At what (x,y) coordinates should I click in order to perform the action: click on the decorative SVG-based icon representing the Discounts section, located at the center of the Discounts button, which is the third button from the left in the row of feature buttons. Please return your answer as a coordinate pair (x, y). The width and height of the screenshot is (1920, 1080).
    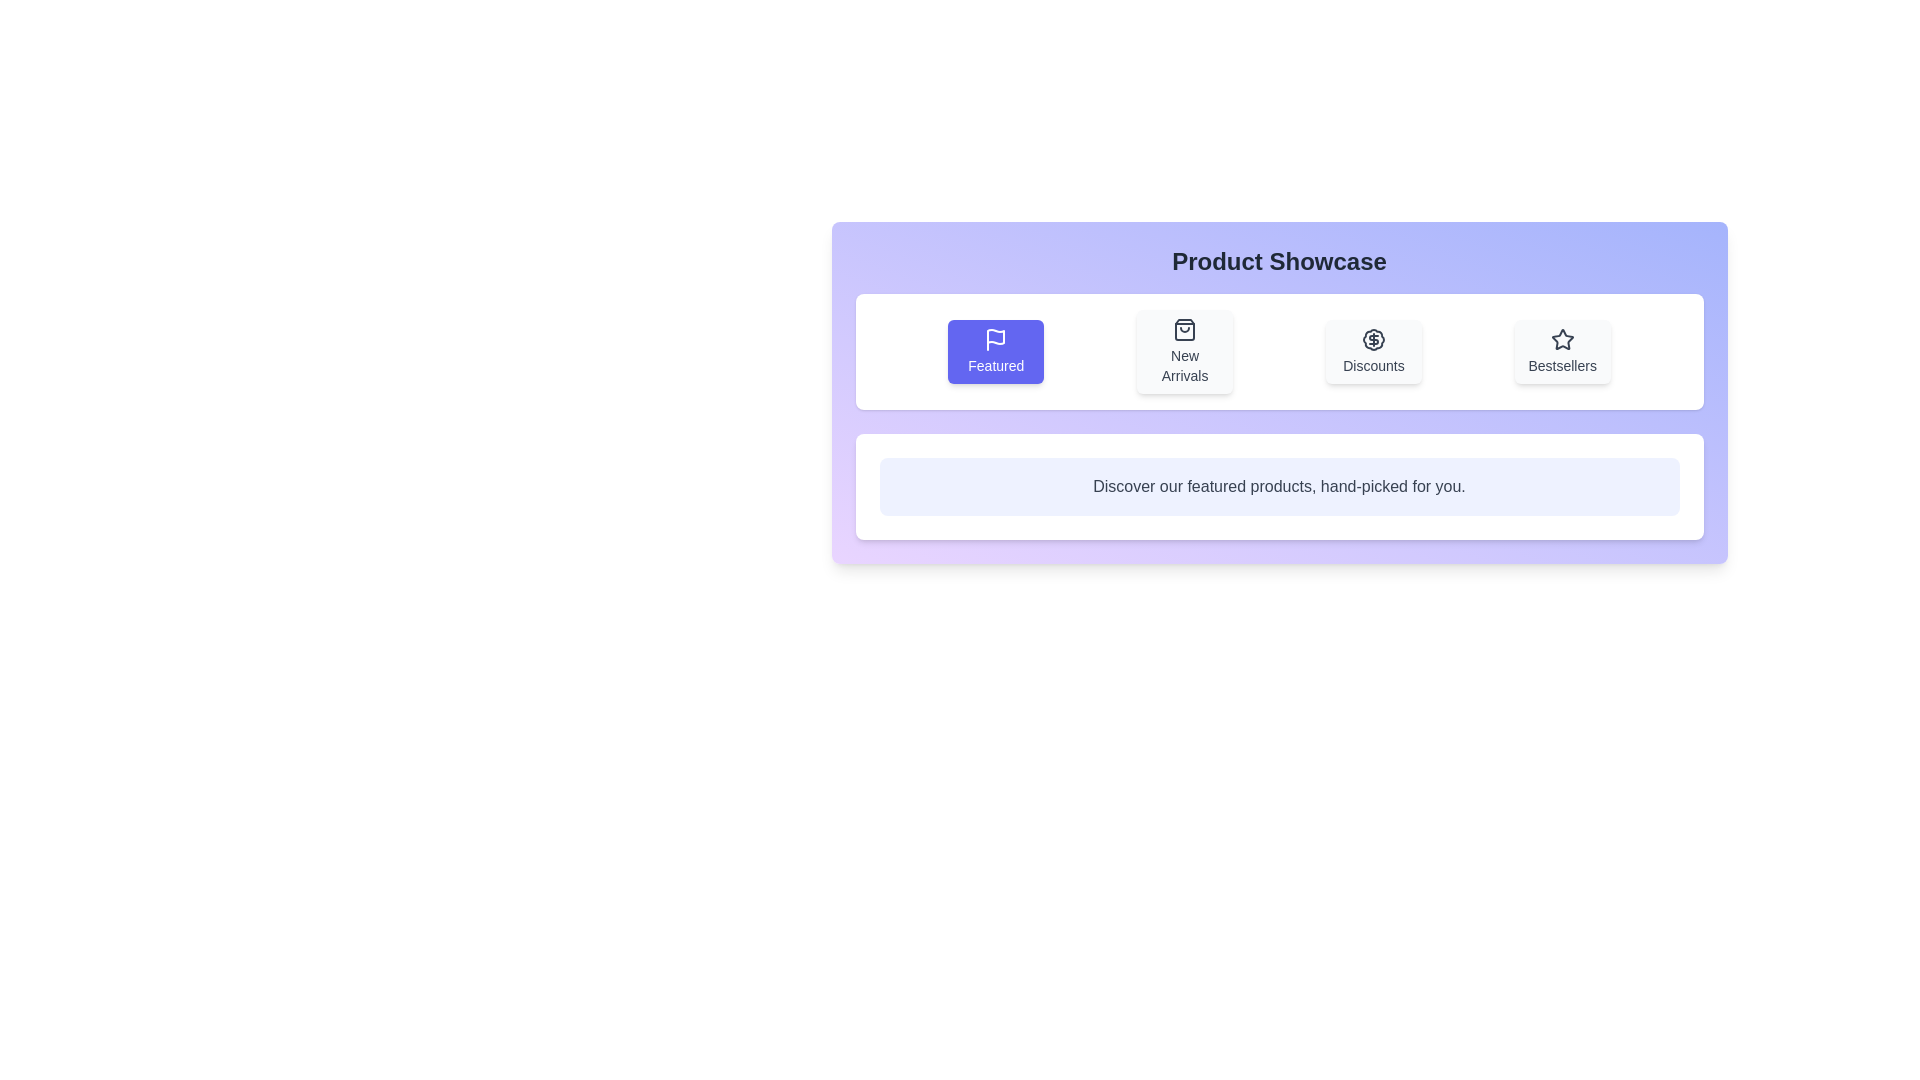
    Looking at the image, I should click on (1372, 338).